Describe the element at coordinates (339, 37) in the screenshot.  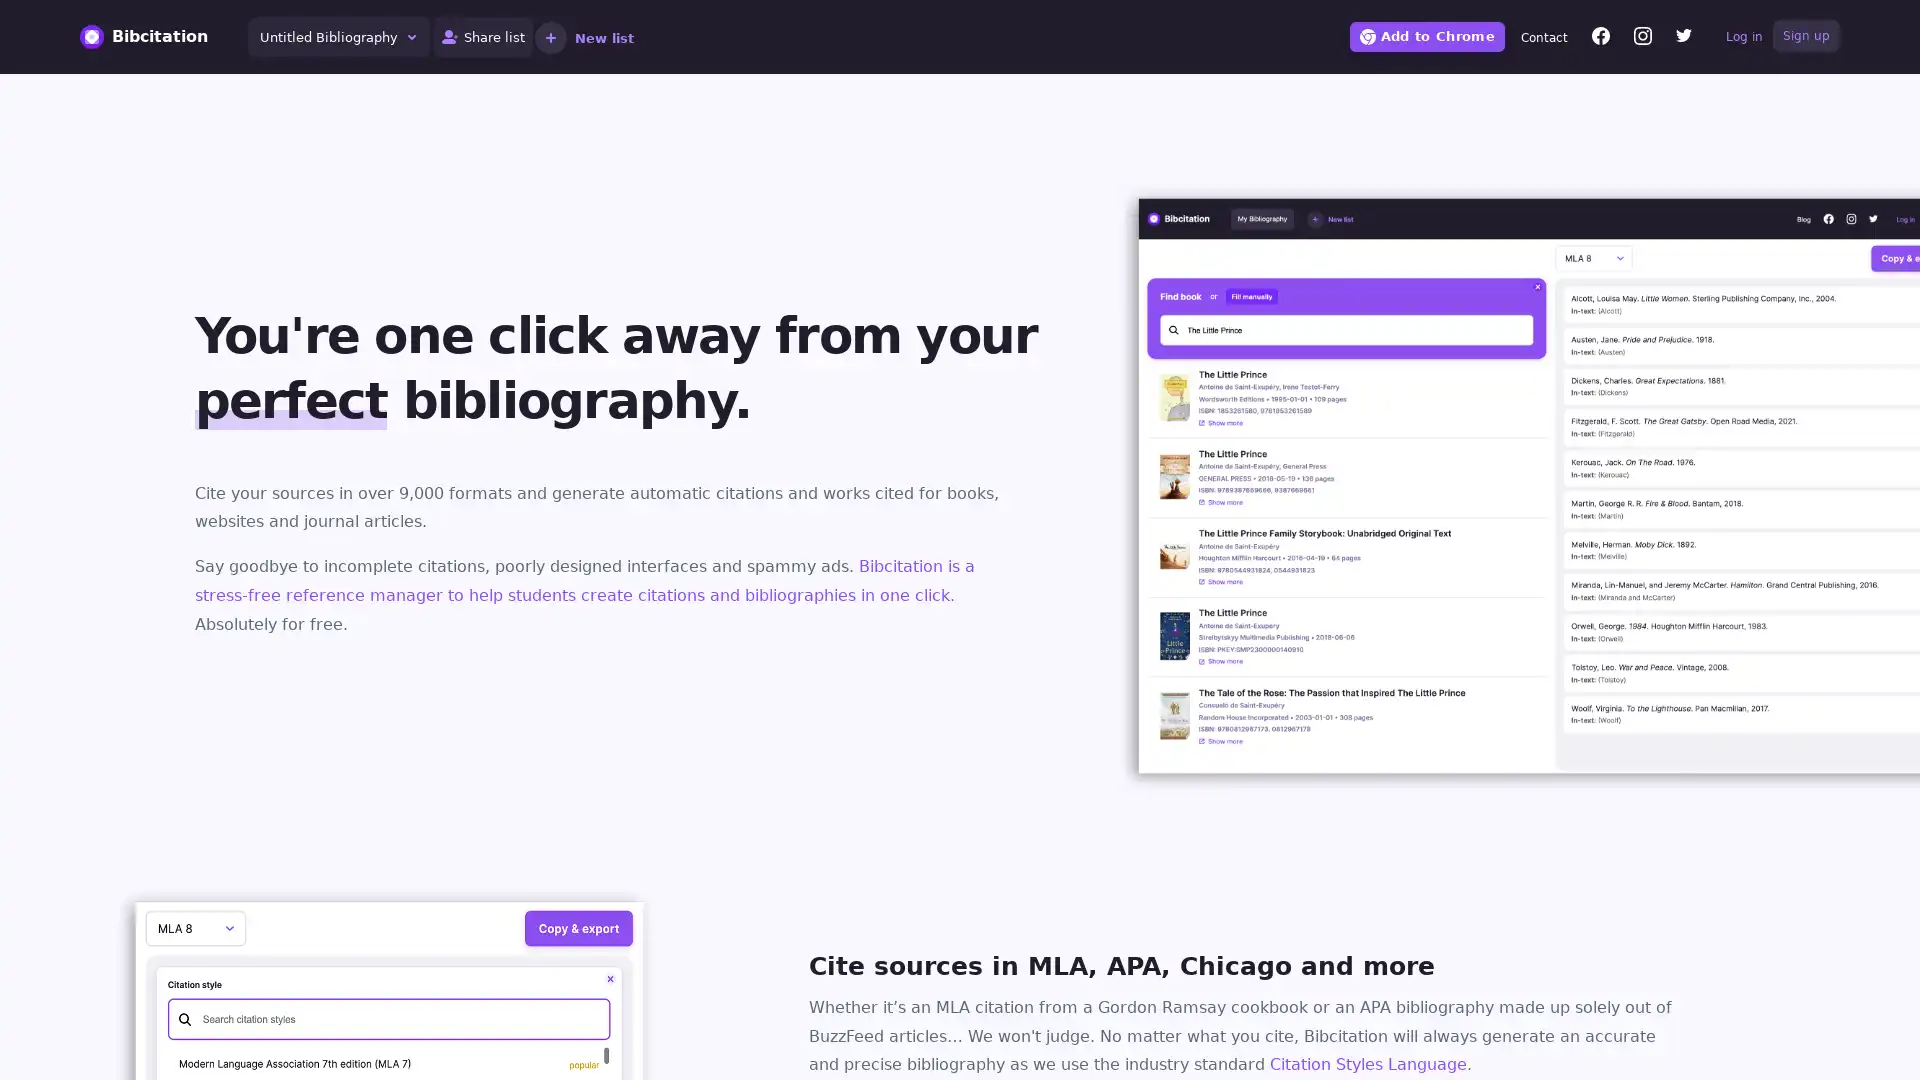
I see `Untitled Bibliography` at that location.